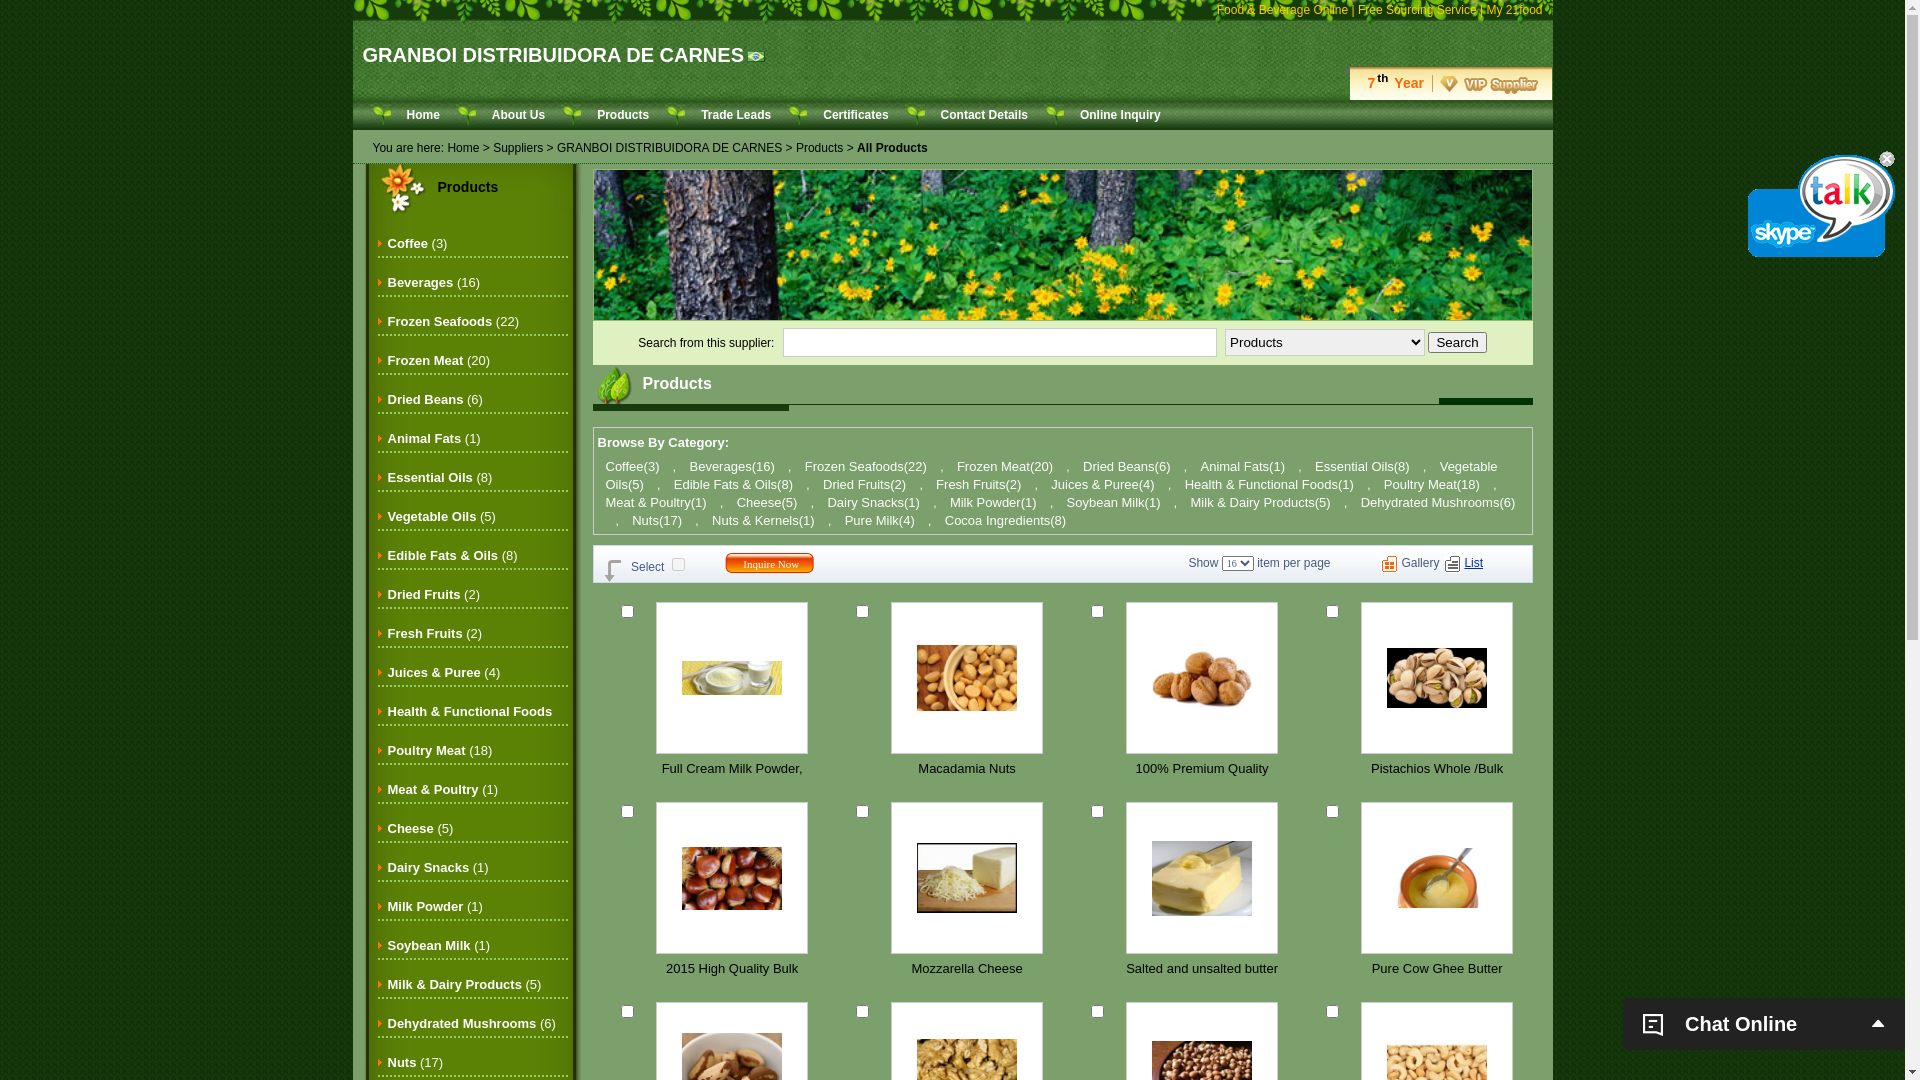 The width and height of the screenshot is (1920, 1080). Describe the element at coordinates (416, 242) in the screenshot. I see `'Coffee (3)'` at that location.